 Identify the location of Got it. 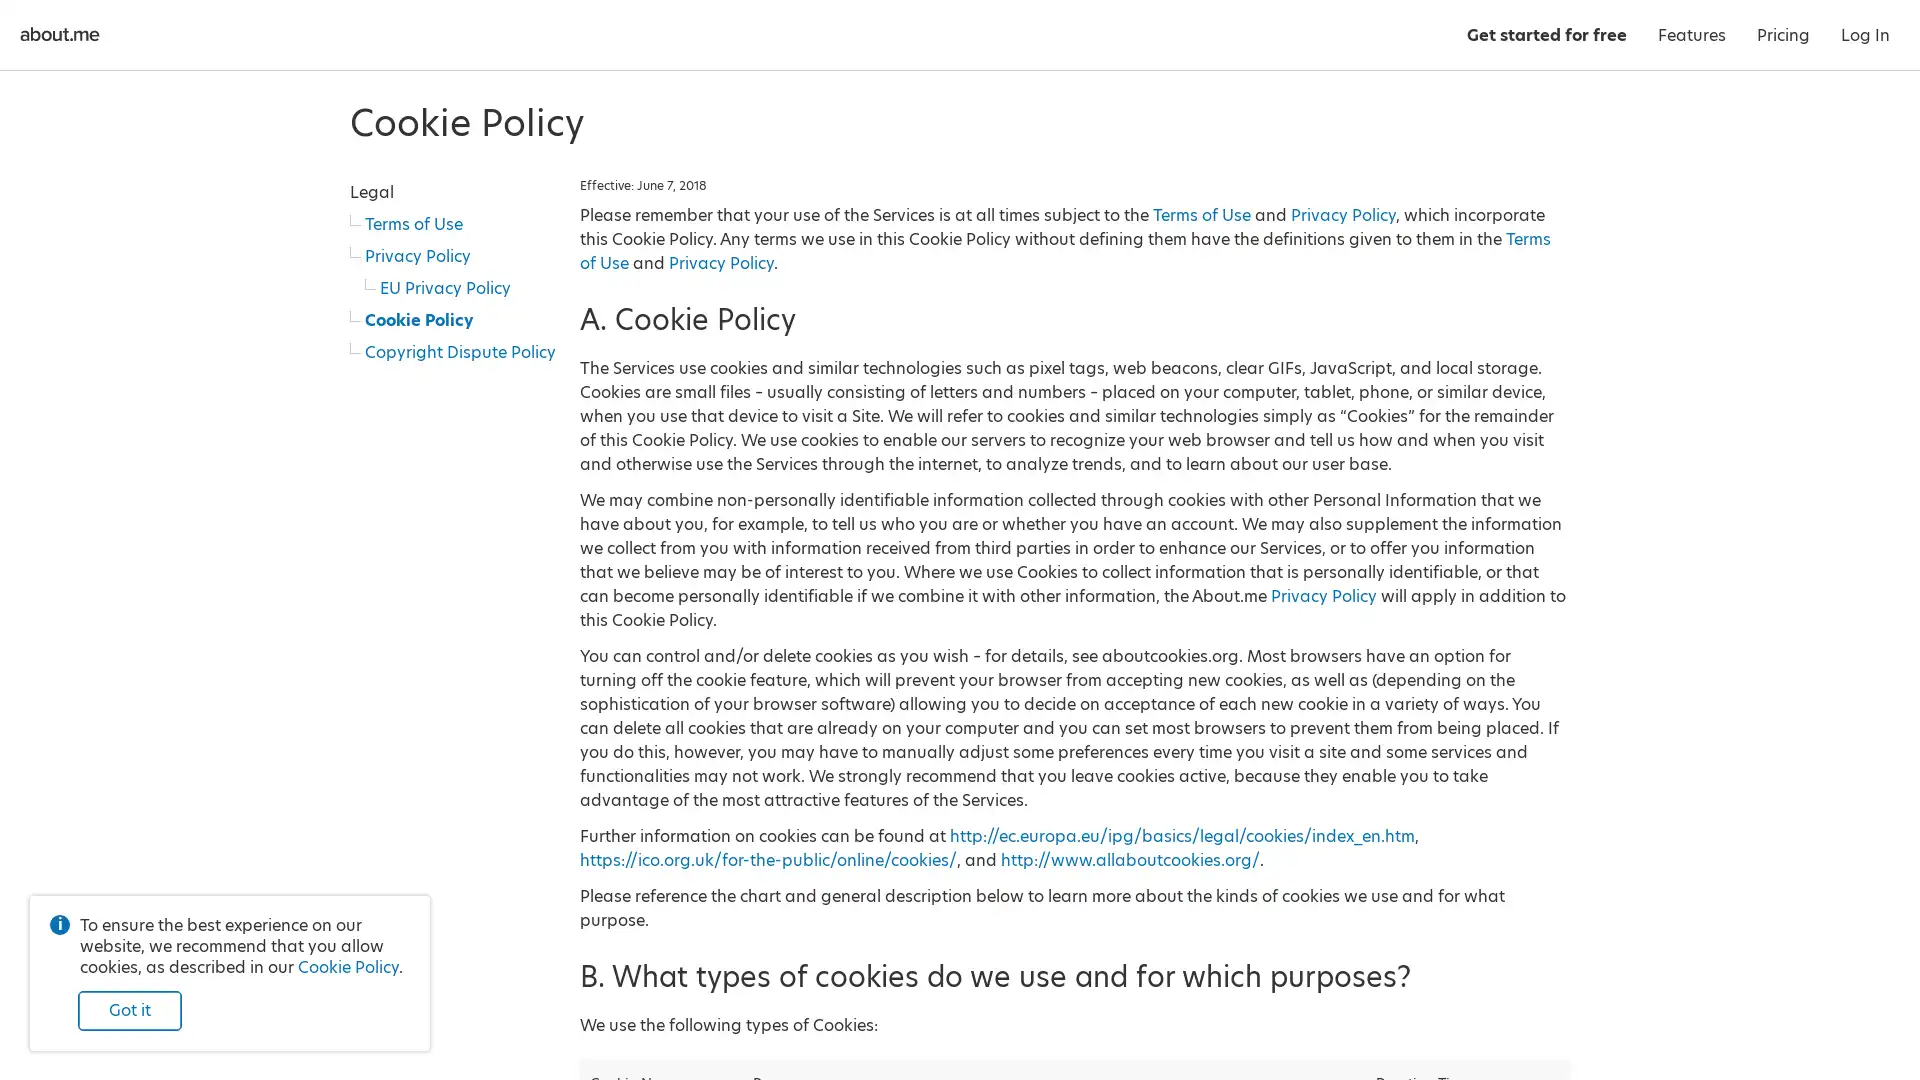
(128, 1010).